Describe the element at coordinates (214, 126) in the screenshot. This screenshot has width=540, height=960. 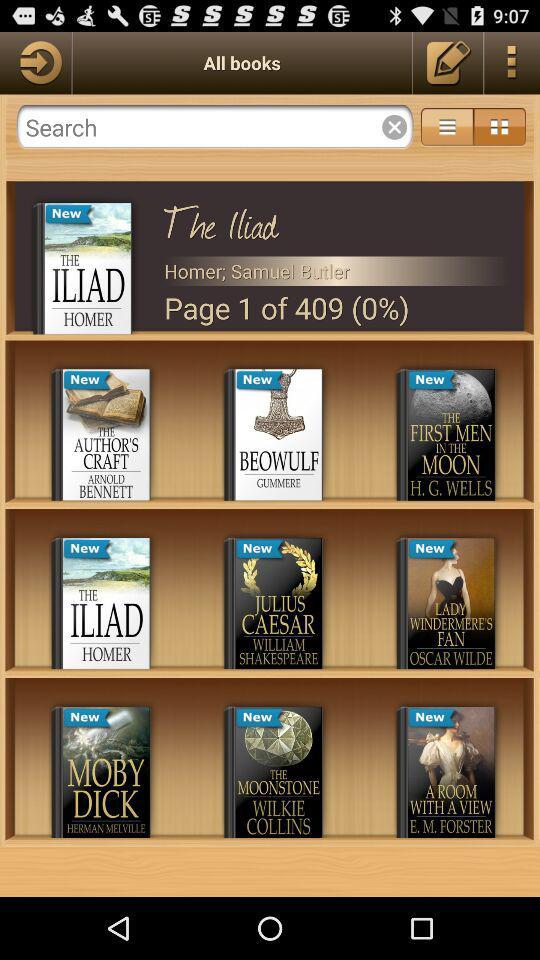
I see `close` at that location.